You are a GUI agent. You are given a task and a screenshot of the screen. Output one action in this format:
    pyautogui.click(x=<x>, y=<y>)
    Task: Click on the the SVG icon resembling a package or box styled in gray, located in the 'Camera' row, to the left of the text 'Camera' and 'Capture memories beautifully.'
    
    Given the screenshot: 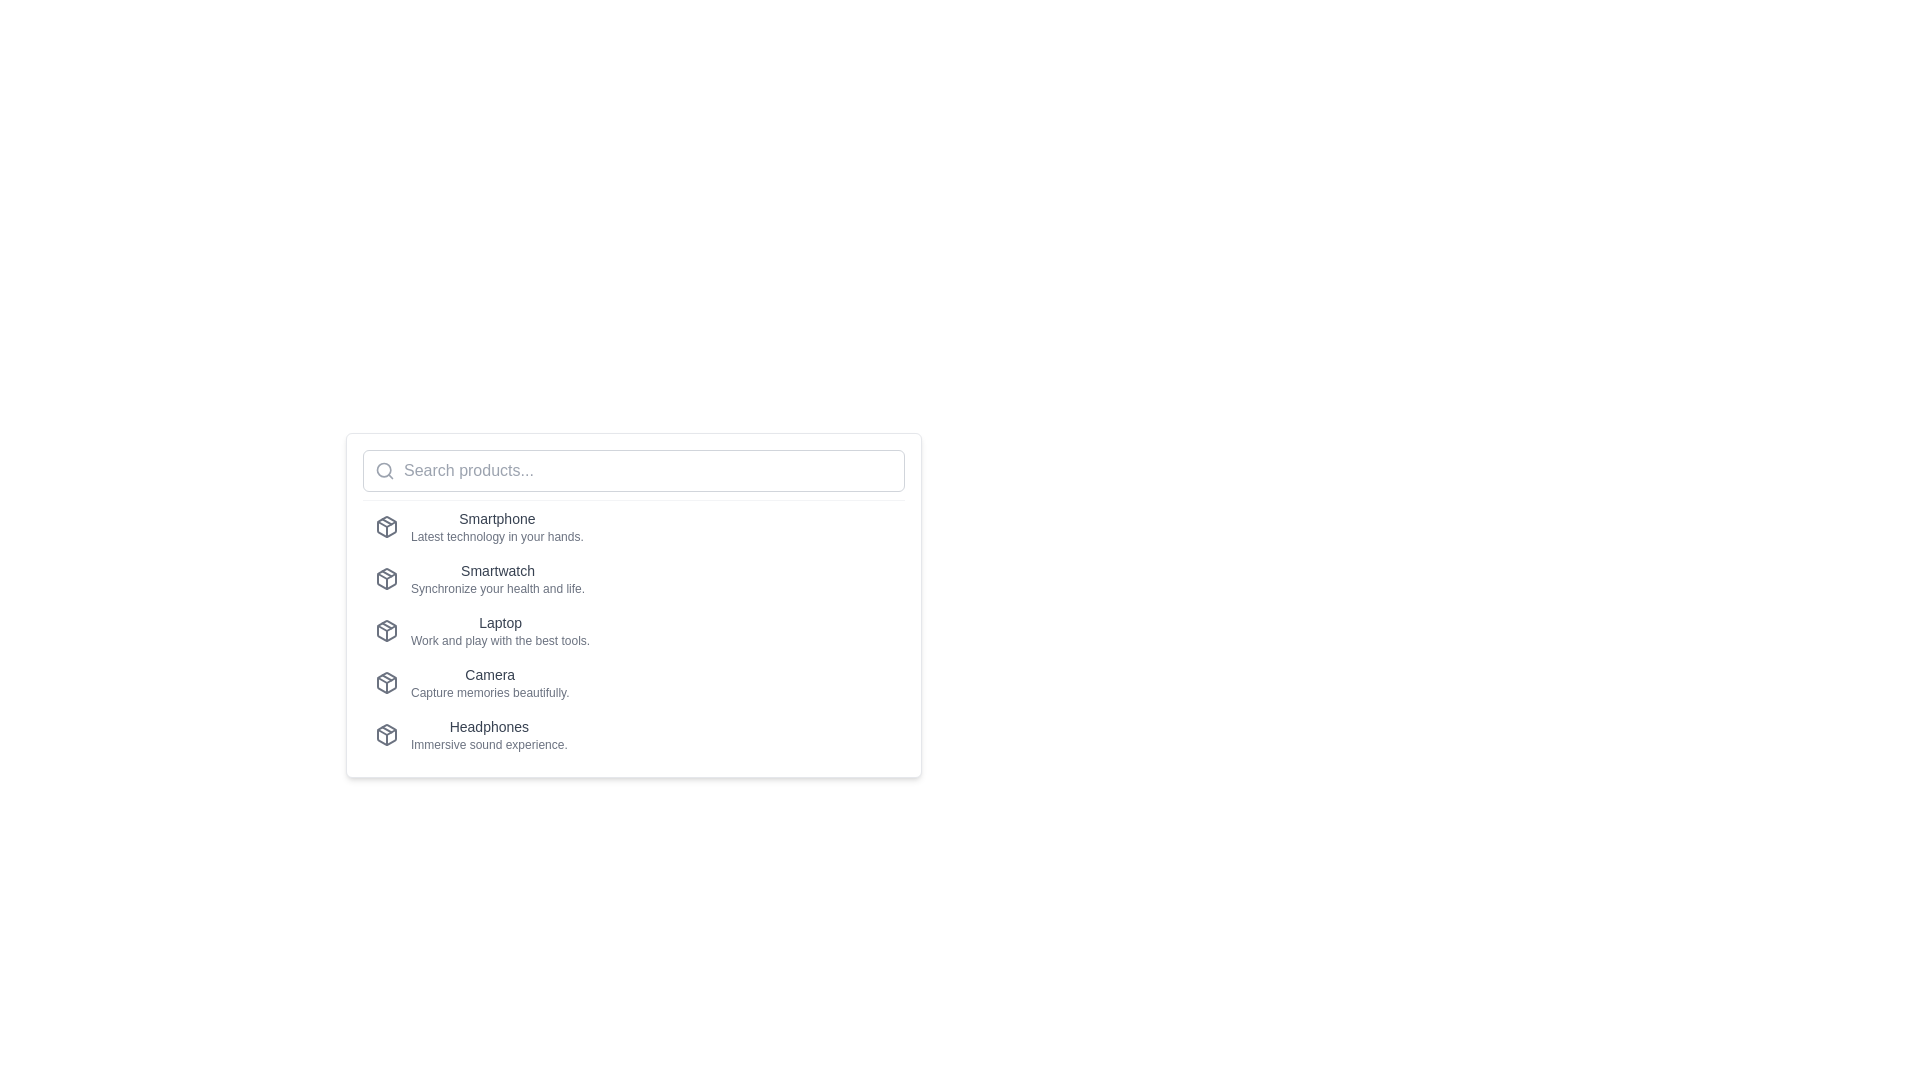 What is the action you would take?
    pyautogui.click(x=387, y=681)
    